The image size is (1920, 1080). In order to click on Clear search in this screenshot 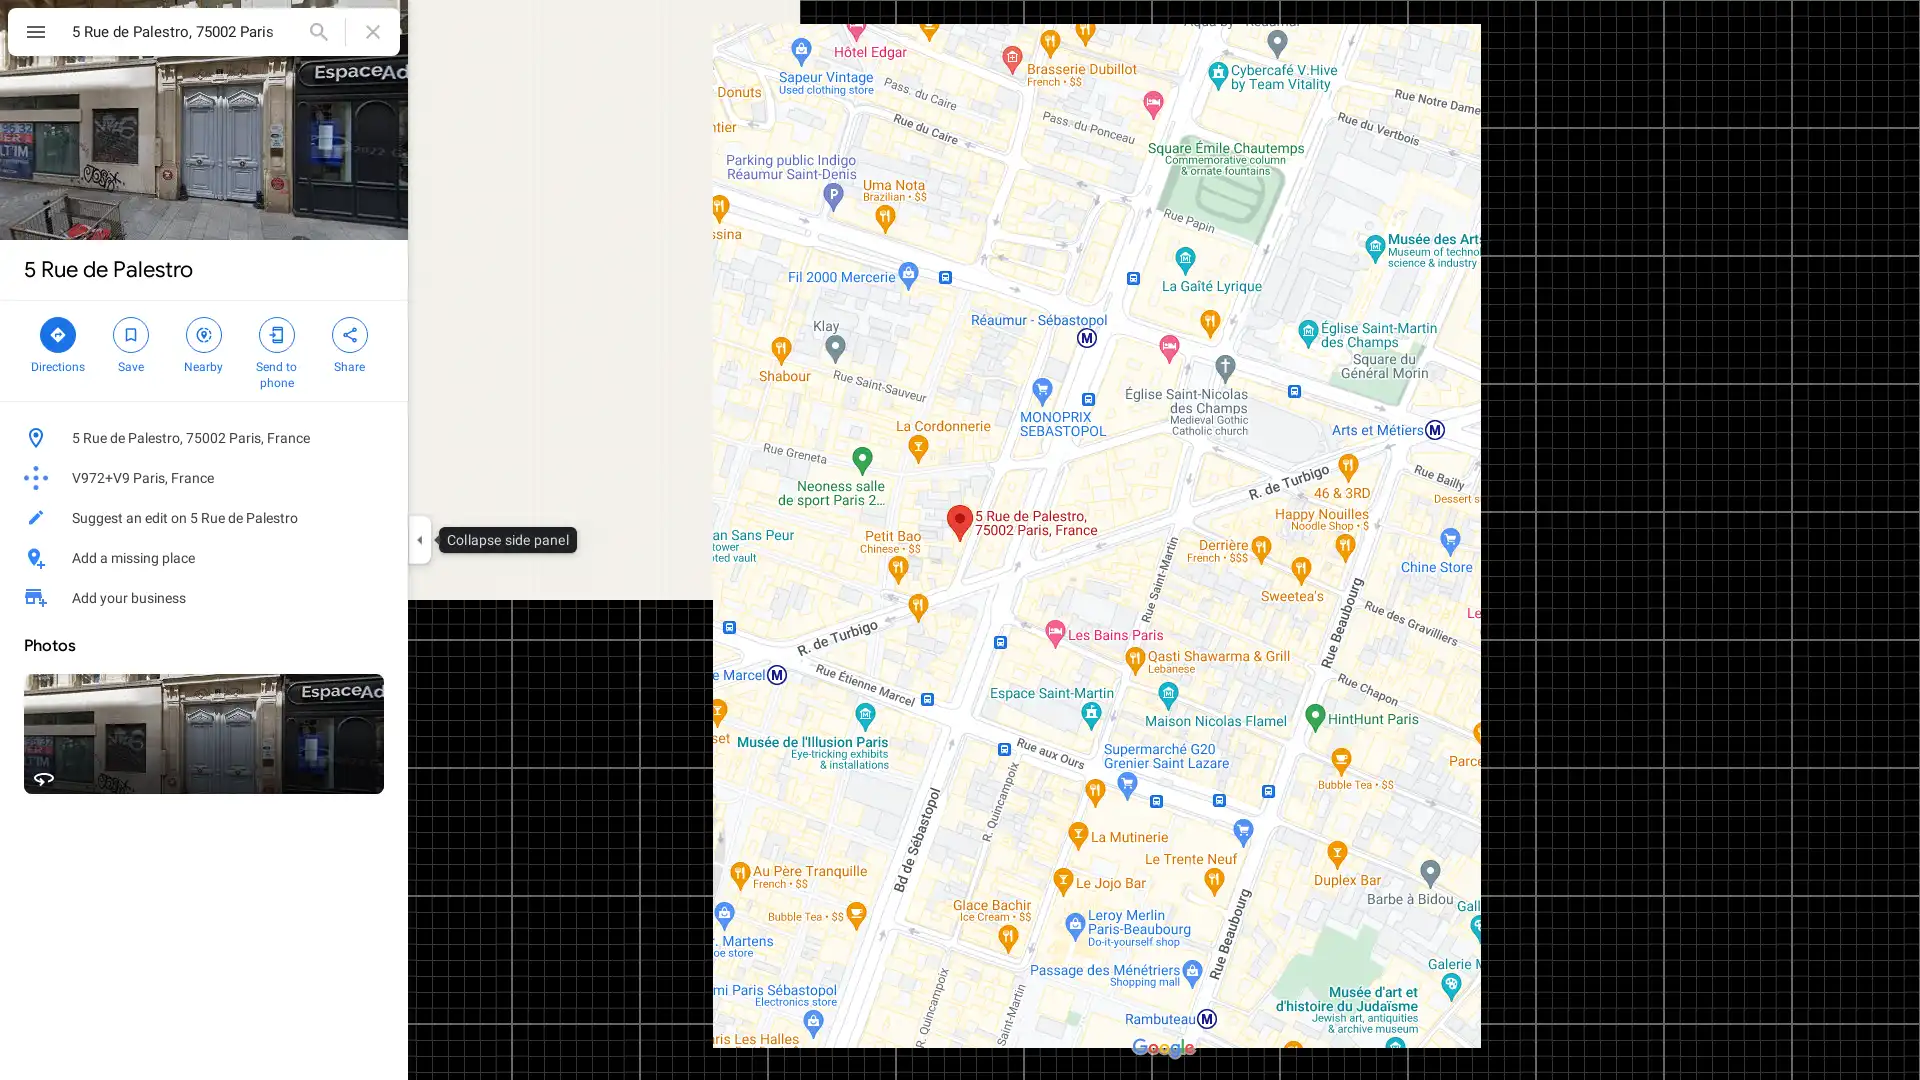, I will do `click(373, 31)`.